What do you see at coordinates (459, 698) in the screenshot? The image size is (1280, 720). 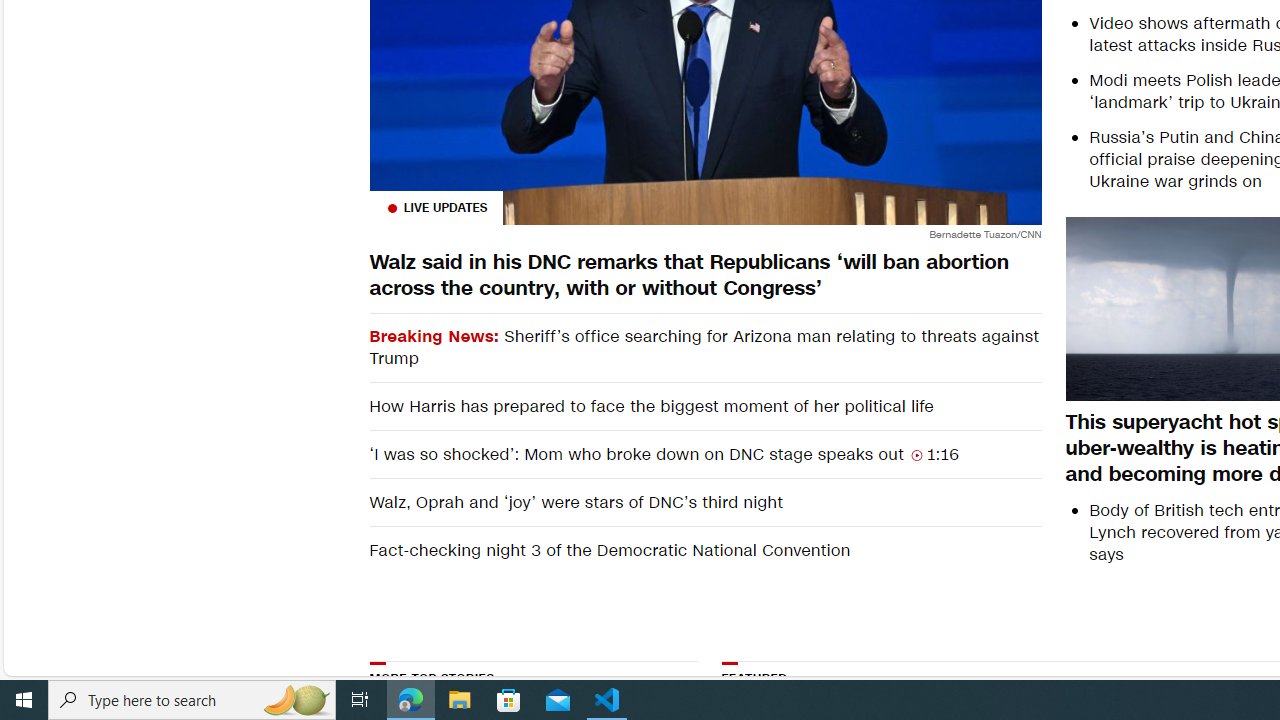 I see `'File Explorer'` at bounding box center [459, 698].